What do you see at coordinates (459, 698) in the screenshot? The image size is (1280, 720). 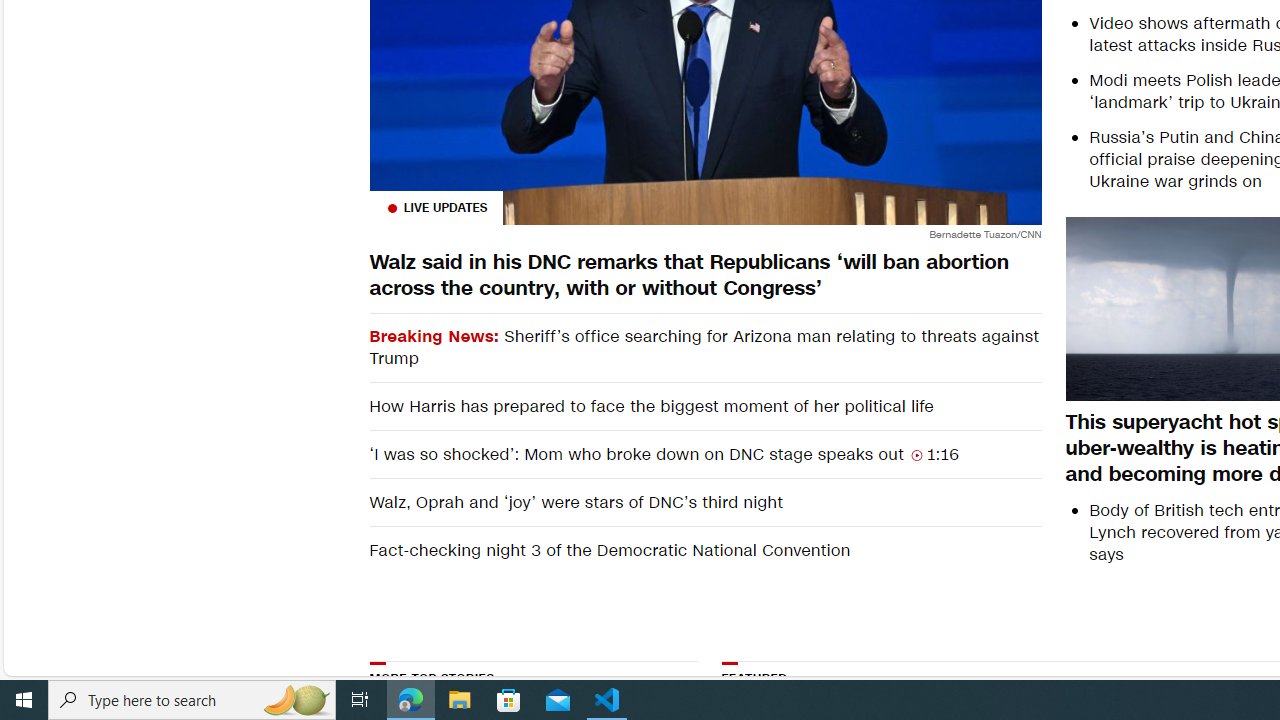 I see `'File Explorer'` at bounding box center [459, 698].